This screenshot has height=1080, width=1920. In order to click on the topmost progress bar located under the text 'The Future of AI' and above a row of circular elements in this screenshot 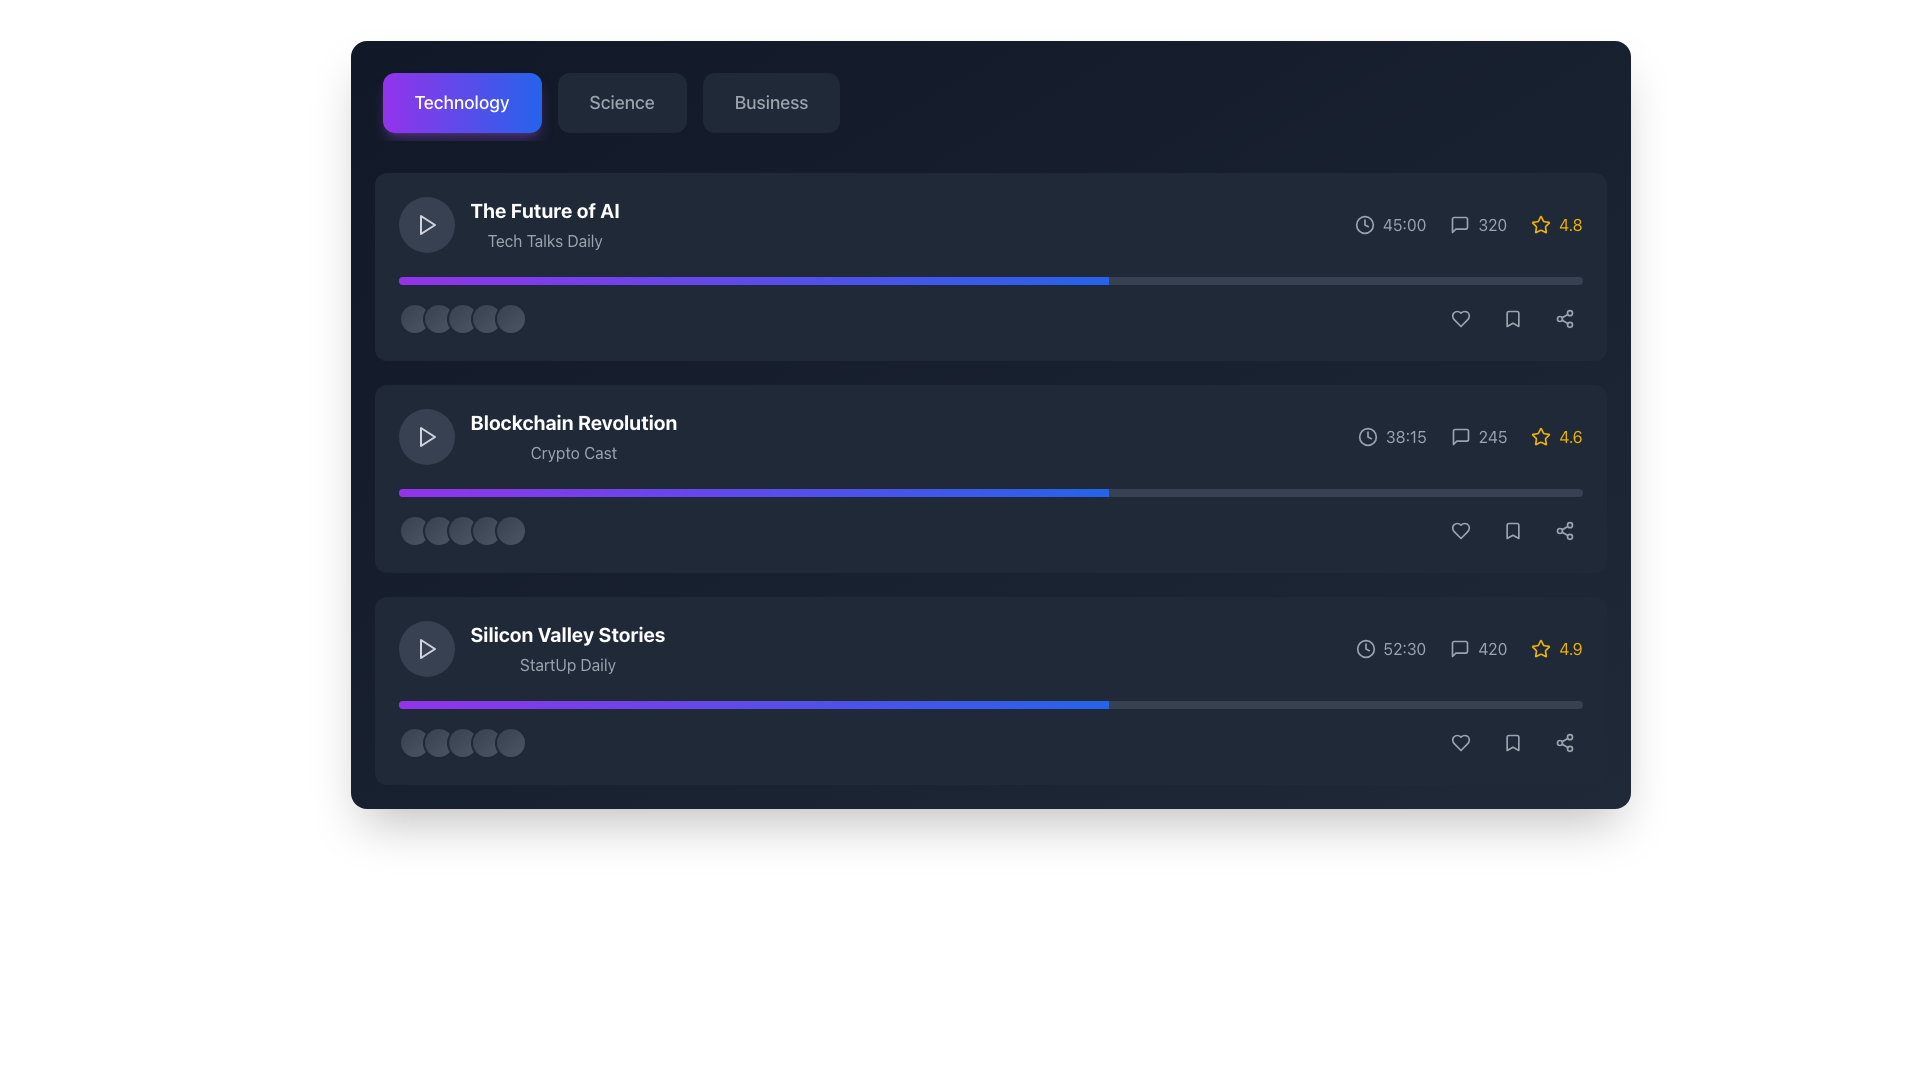, I will do `click(990, 281)`.